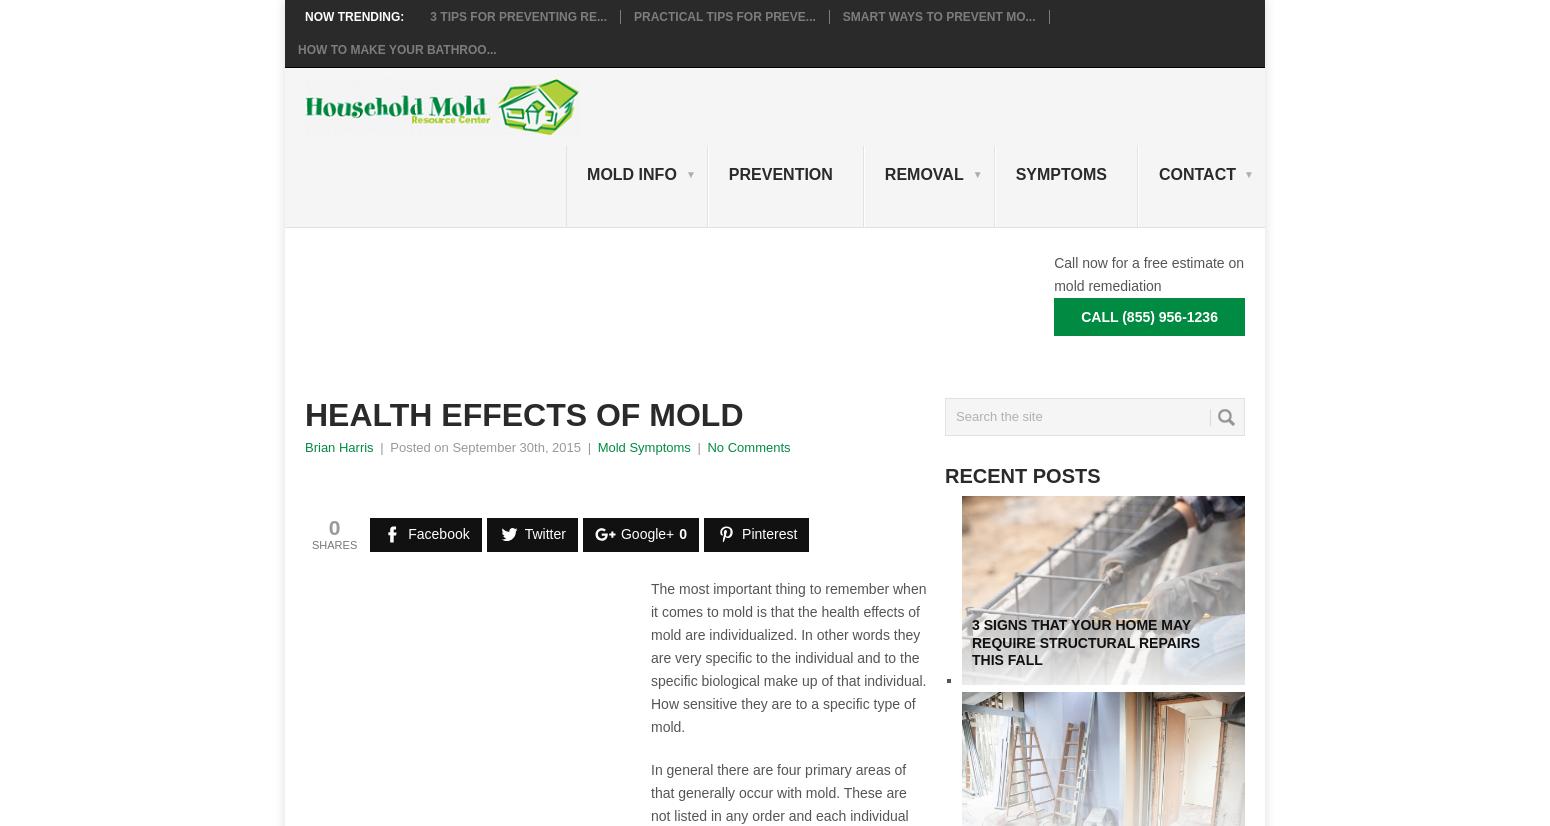  What do you see at coordinates (1148, 316) in the screenshot?
I see `'Call (855) 956-1236'` at bounding box center [1148, 316].